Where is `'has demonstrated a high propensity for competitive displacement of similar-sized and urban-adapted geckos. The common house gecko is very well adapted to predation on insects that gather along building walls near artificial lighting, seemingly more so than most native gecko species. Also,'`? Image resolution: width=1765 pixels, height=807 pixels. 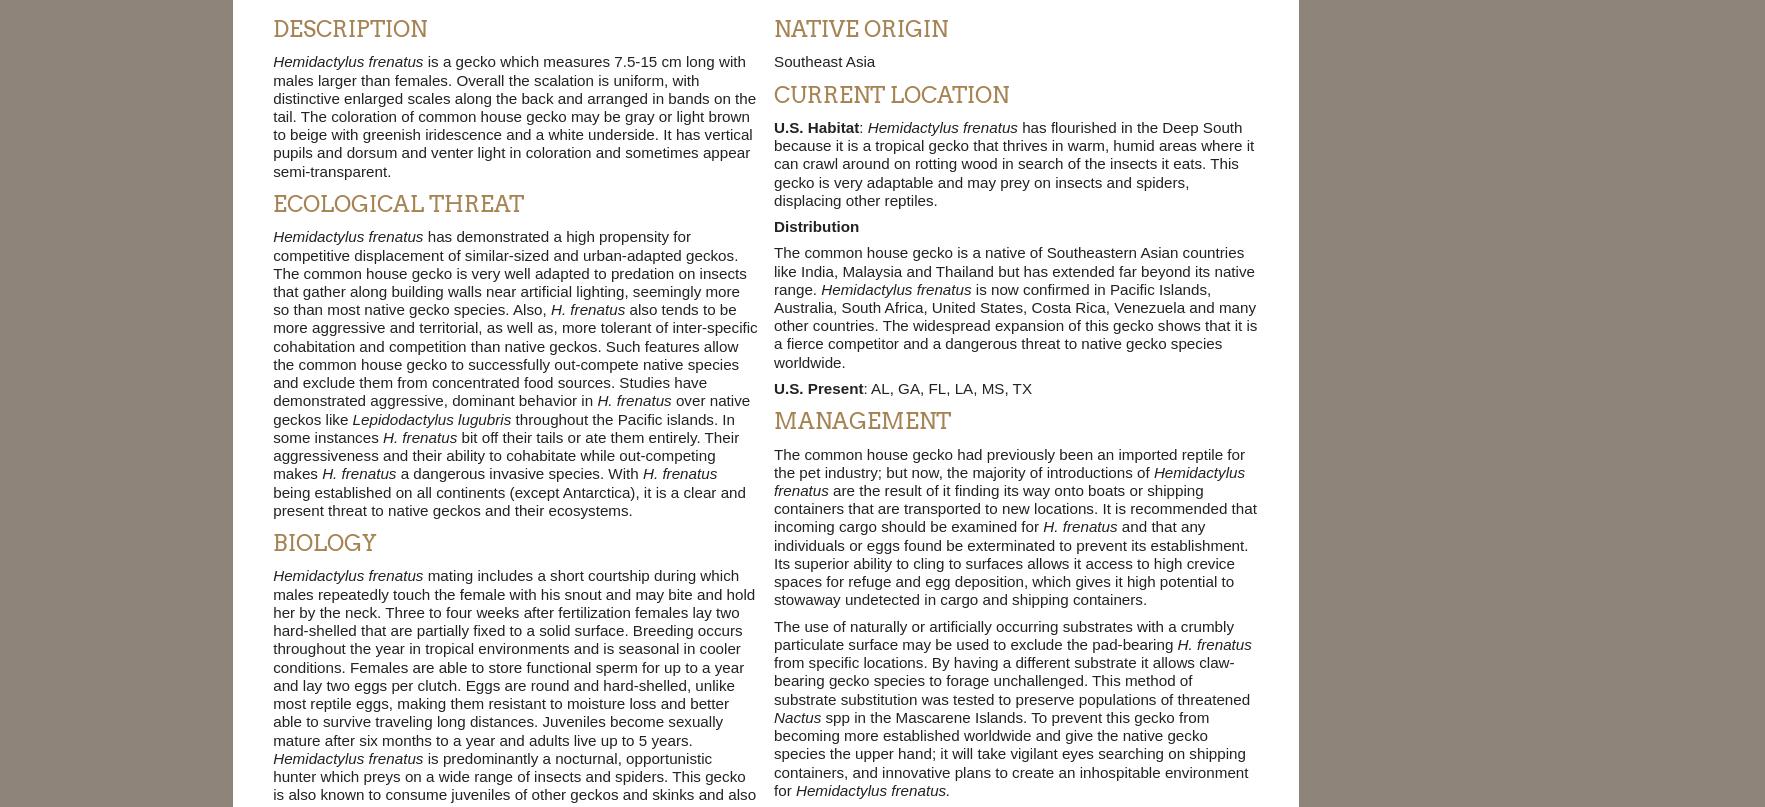
'has demonstrated a high propensity for competitive displacement of similar-sized and urban-adapted geckos. The common house gecko is very well adapted to predation on insects that gather along building walls near artificial lighting, seemingly more so than most native gecko species. Also,' is located at coordinates (508, 272).